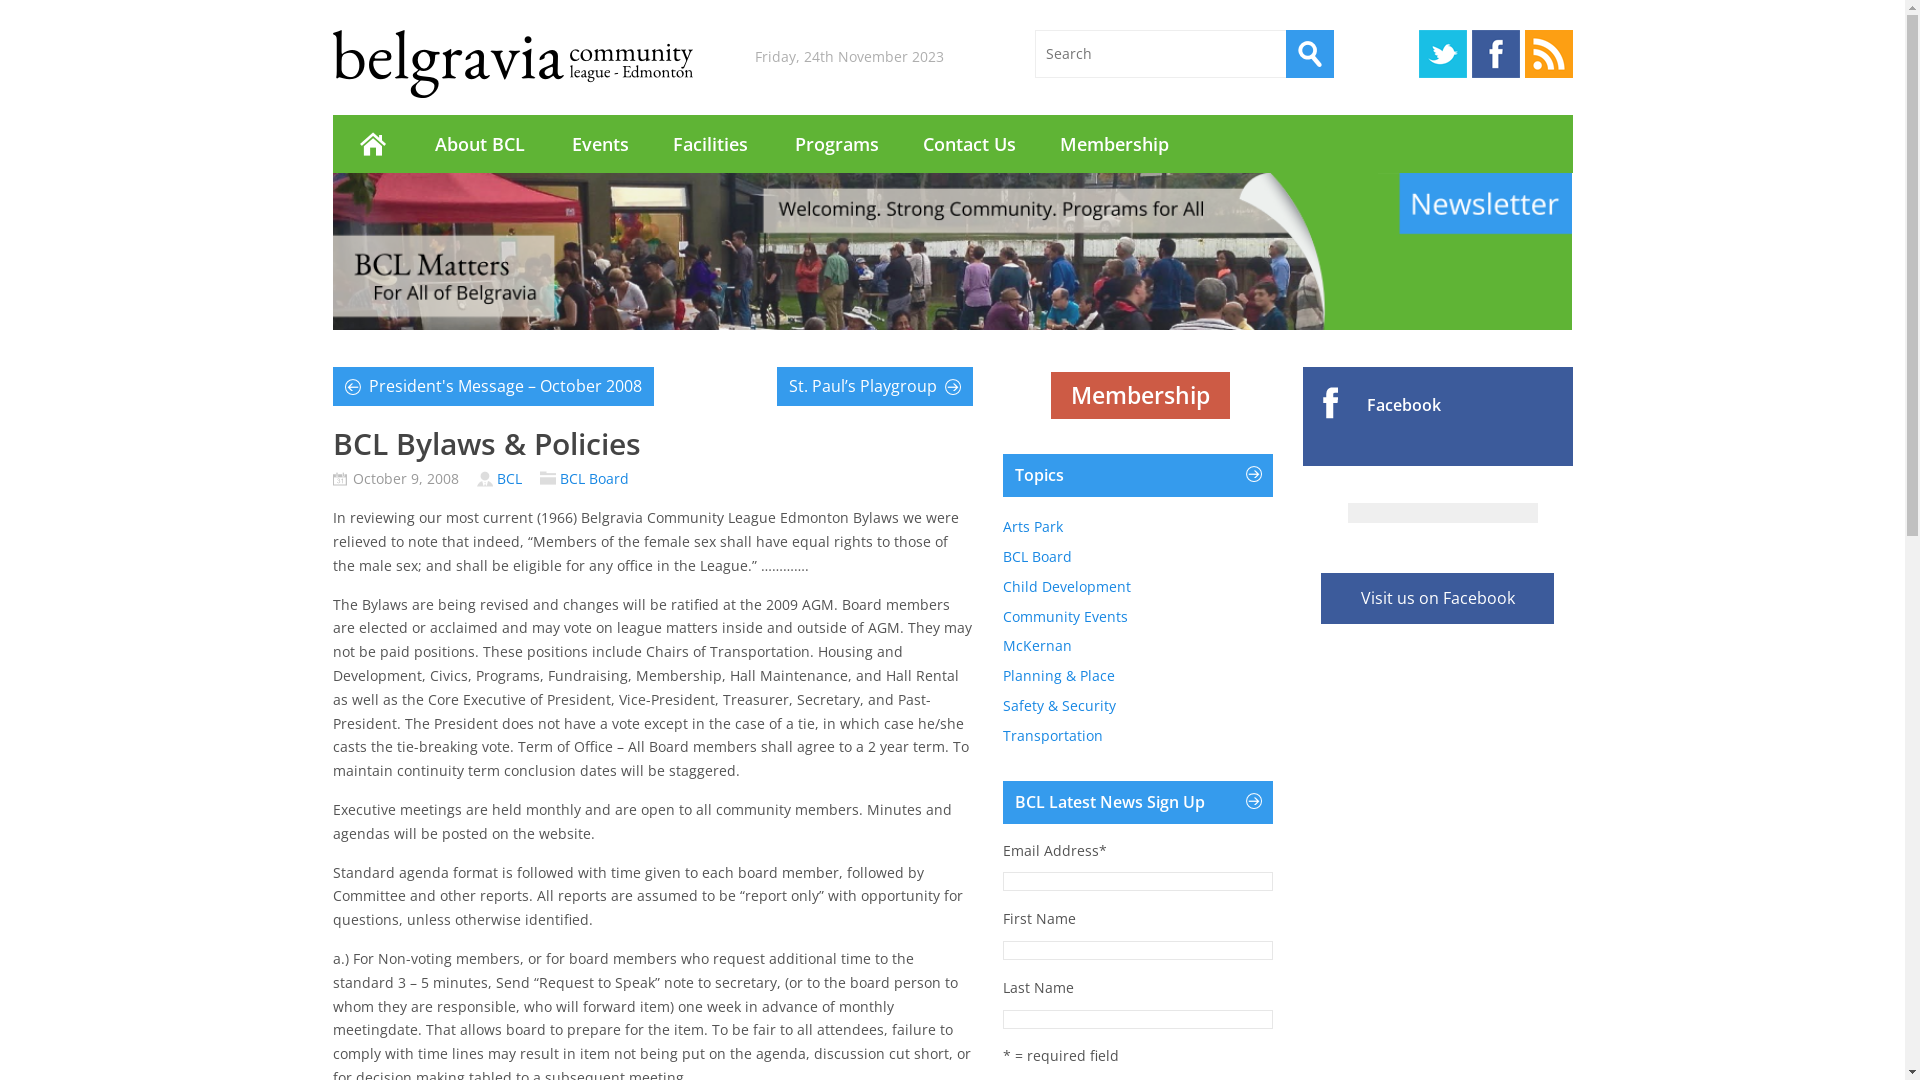 The image size is (1920, 1080). What do you see at coordinates (968, 142) in the screenshot?
I see `'Contact Us'` at bounding box center [968, 142].